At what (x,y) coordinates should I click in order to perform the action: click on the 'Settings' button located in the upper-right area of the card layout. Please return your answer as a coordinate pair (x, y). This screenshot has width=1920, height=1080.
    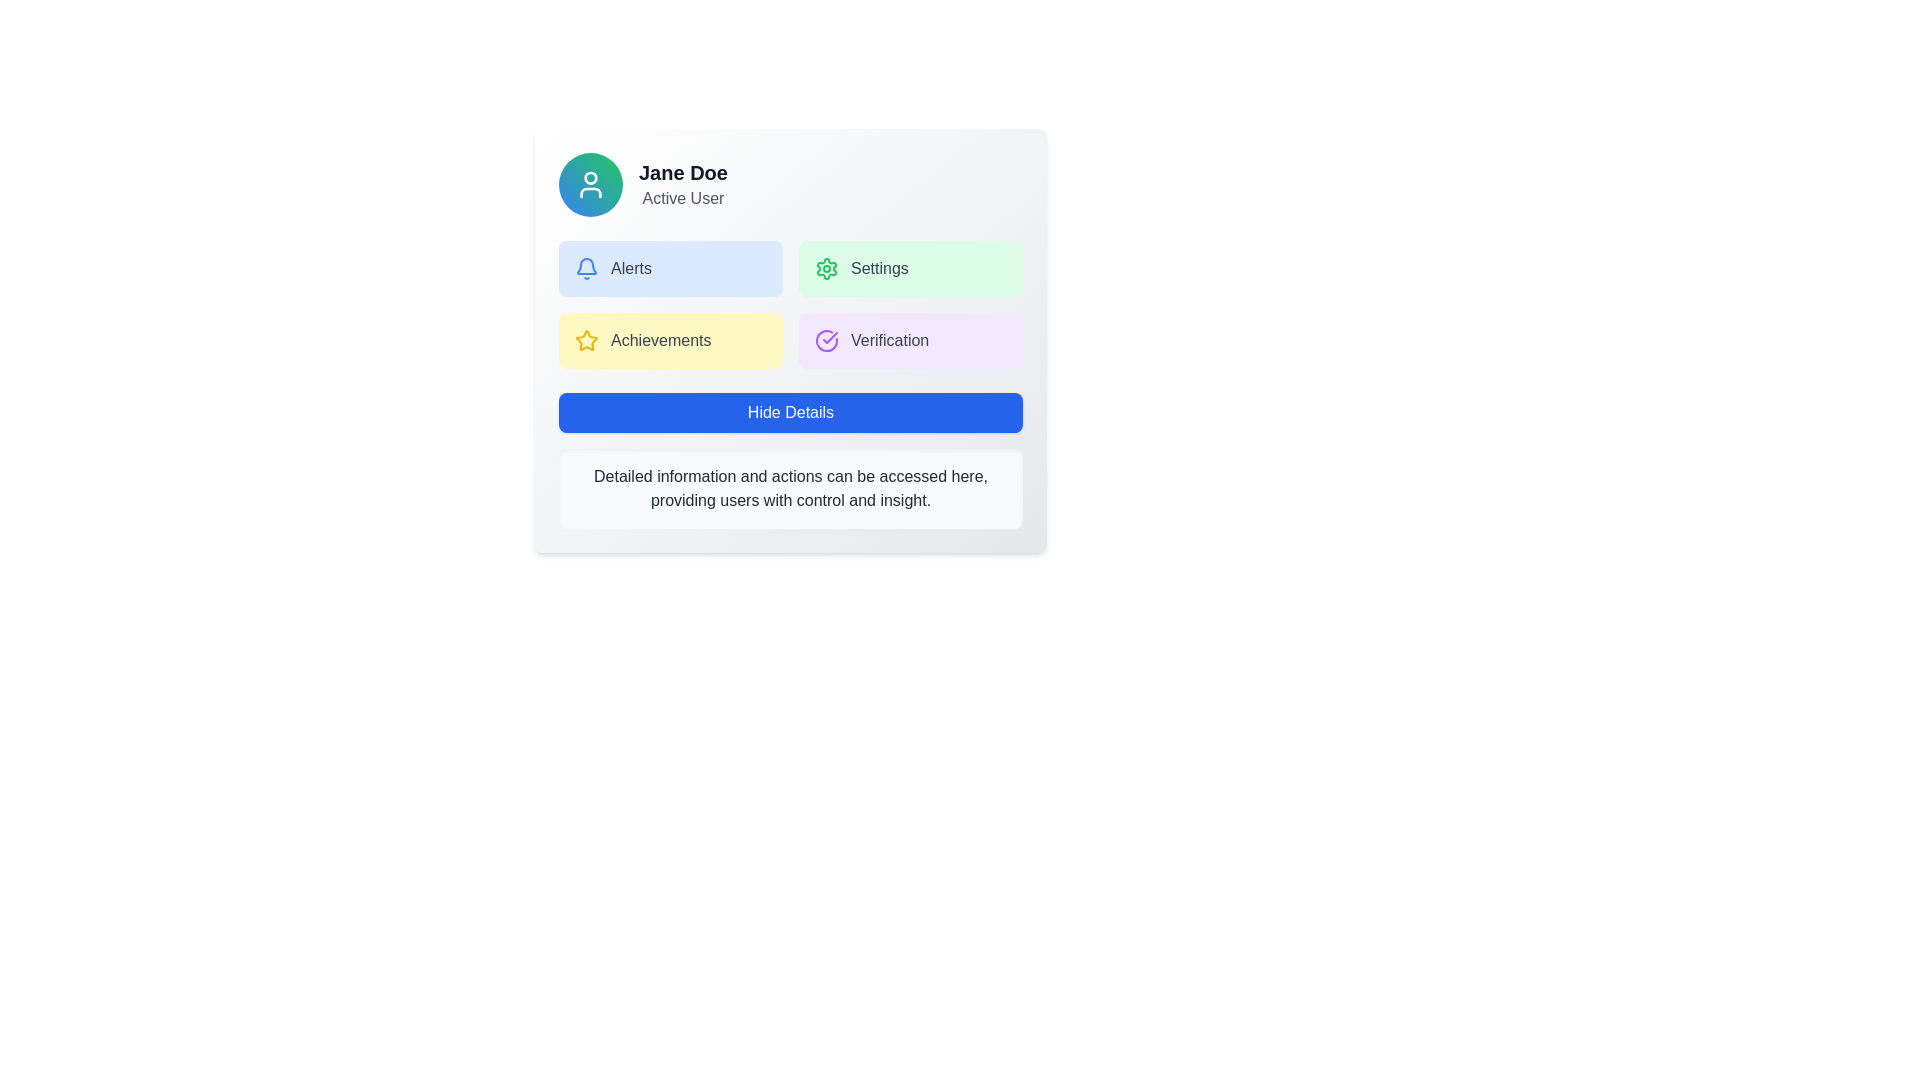
    Looking at the image, I should click on (826, 268).